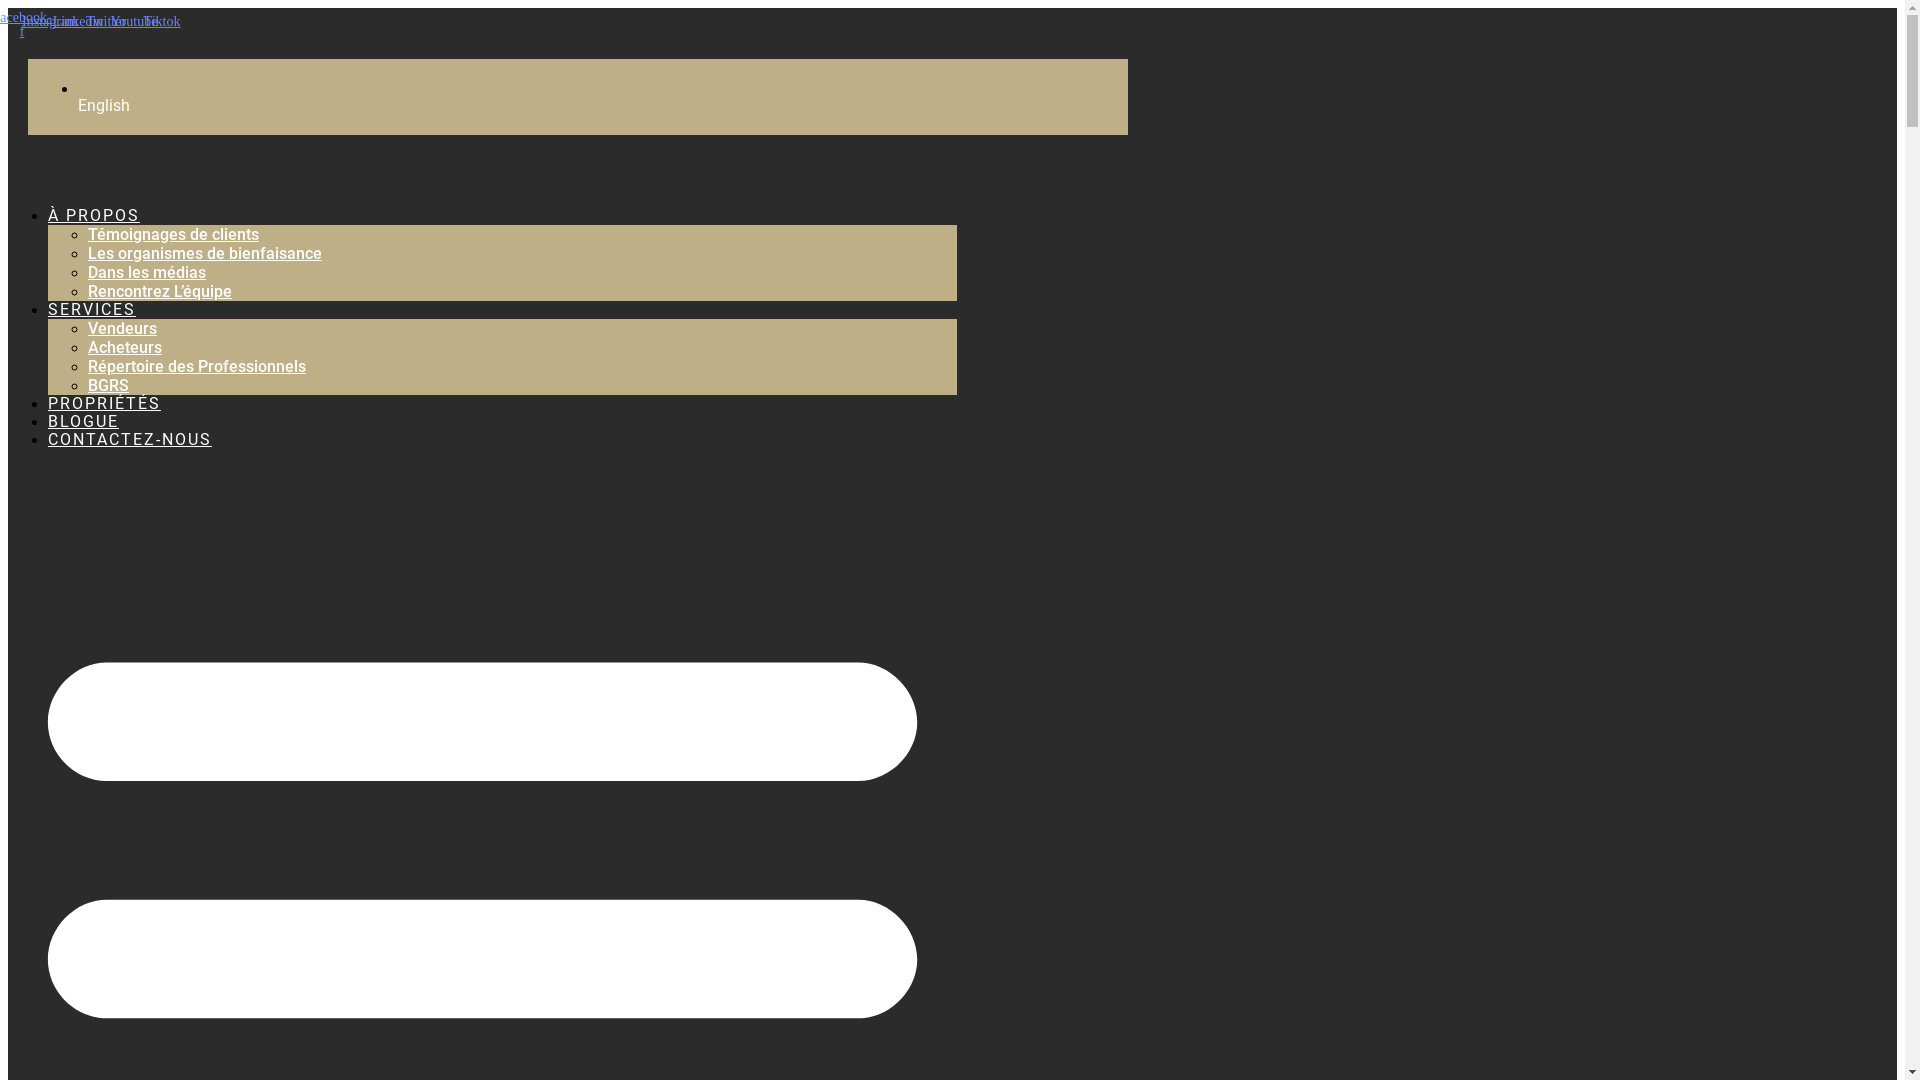 This screenshot has width=1920, height=1080. What do you see at coordinates (77, 105) in the screenshot?
I see `'English'` at bounding box center [77, 105].